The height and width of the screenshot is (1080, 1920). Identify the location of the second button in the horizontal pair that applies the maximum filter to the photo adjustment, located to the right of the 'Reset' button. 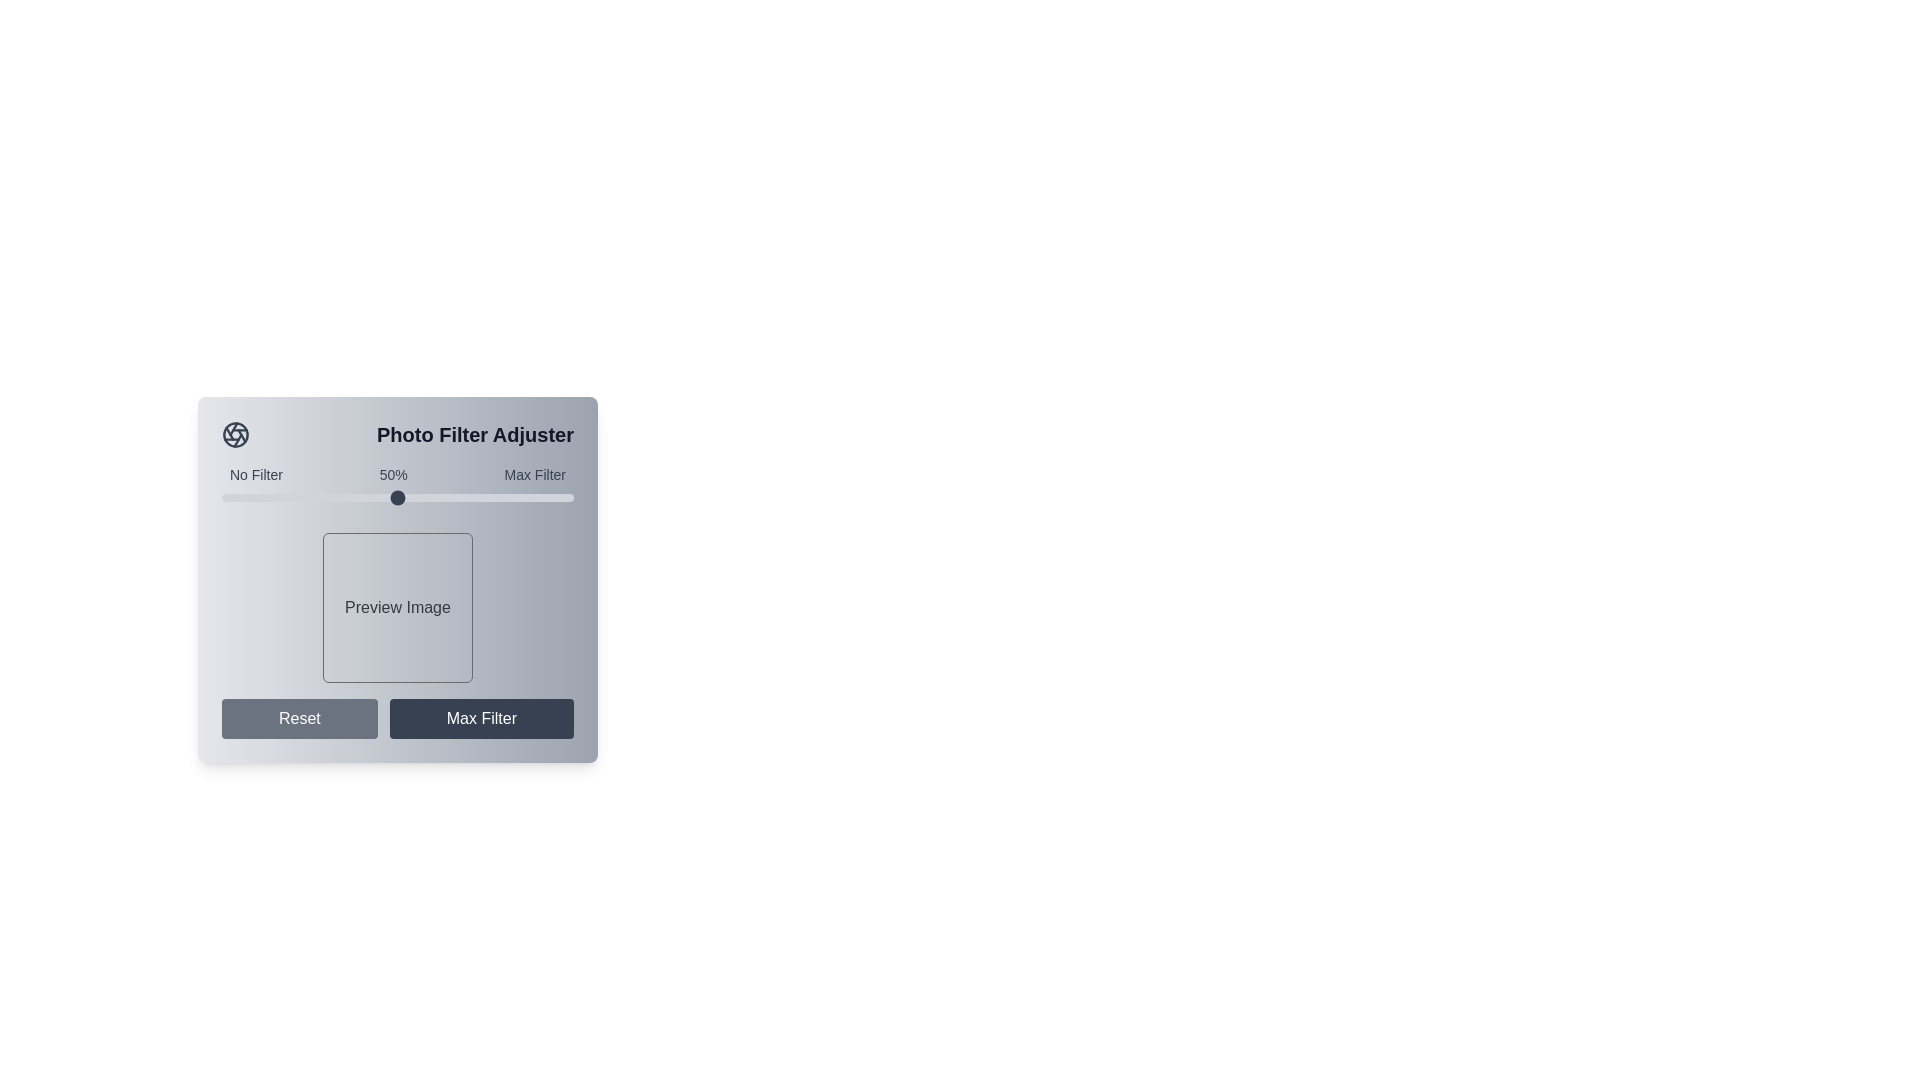
(481, 717).